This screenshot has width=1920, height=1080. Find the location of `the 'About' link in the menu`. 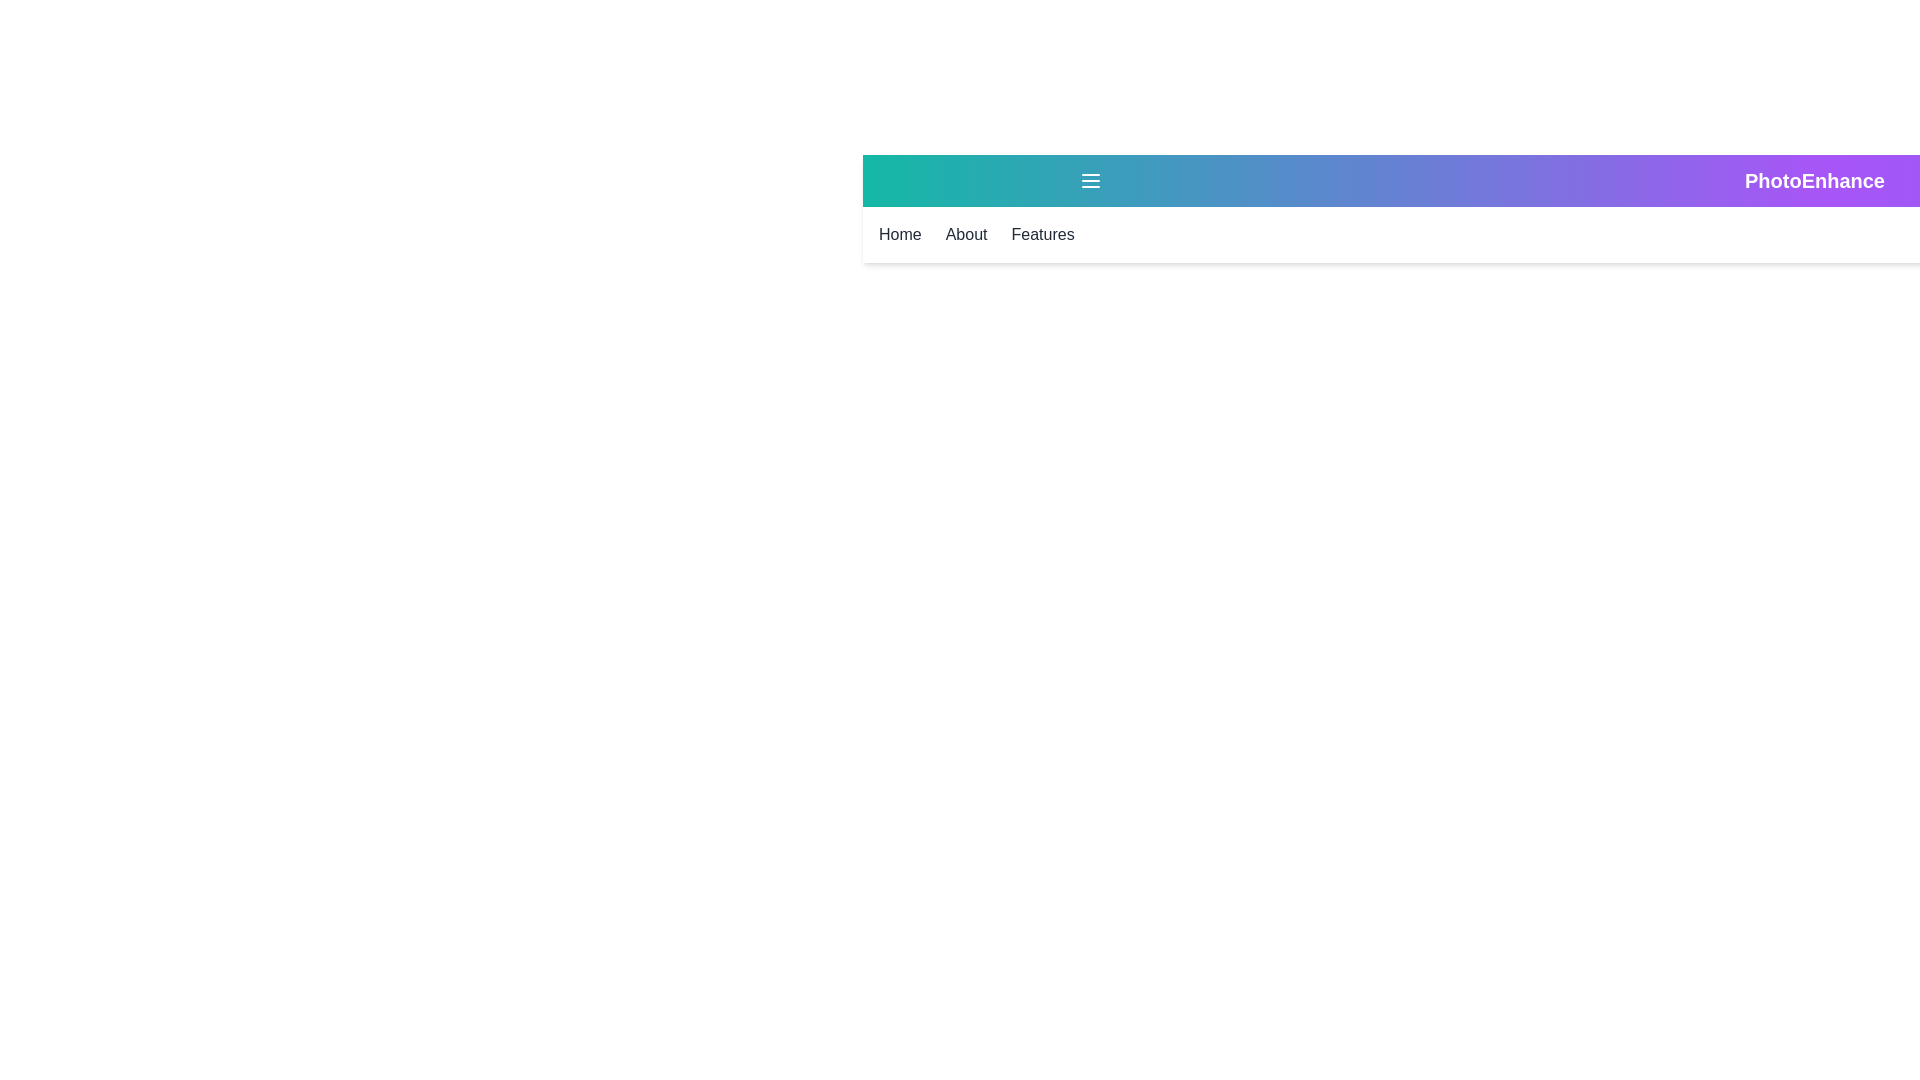

the 'About' link in the menu is located at coordinates (965, 234).